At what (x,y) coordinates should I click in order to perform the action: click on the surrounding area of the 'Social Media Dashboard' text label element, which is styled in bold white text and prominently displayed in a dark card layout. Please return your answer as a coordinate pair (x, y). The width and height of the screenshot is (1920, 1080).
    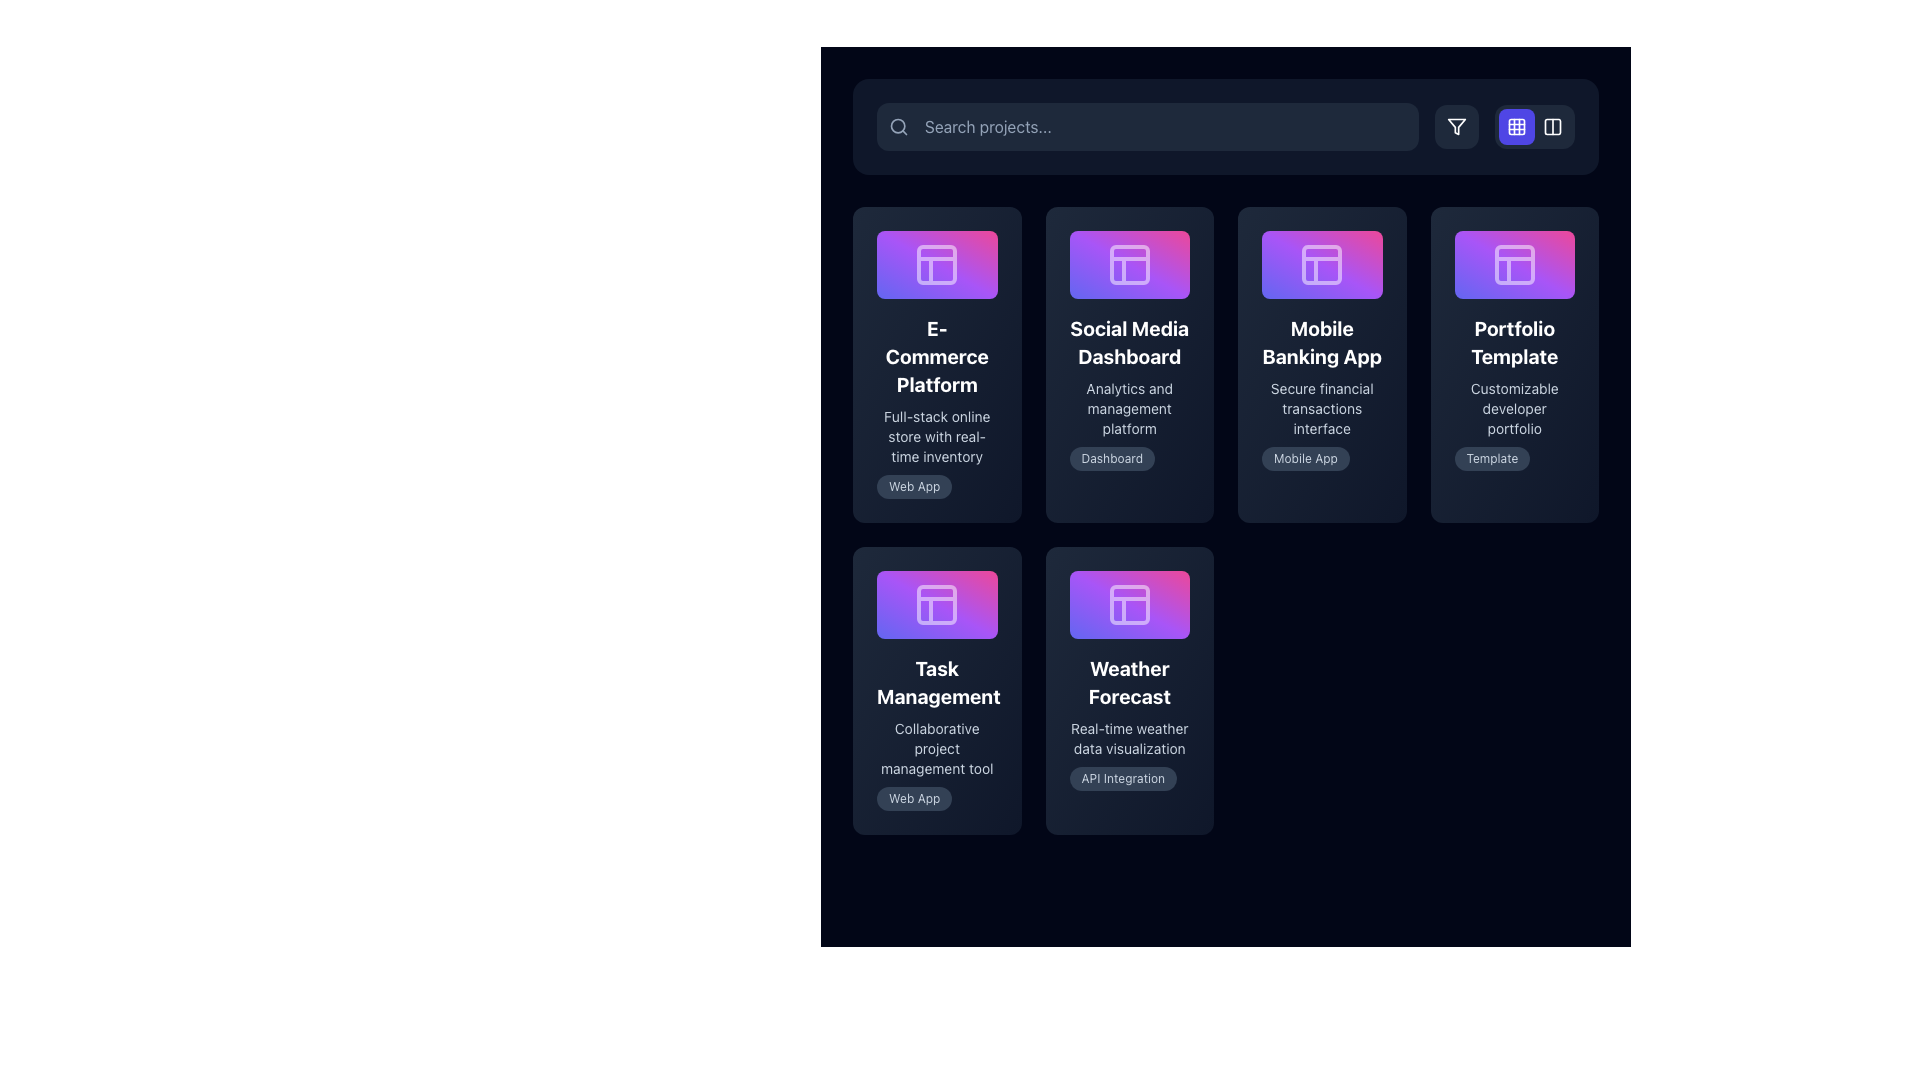
    Looking at the image, I should click on (1129, 341).